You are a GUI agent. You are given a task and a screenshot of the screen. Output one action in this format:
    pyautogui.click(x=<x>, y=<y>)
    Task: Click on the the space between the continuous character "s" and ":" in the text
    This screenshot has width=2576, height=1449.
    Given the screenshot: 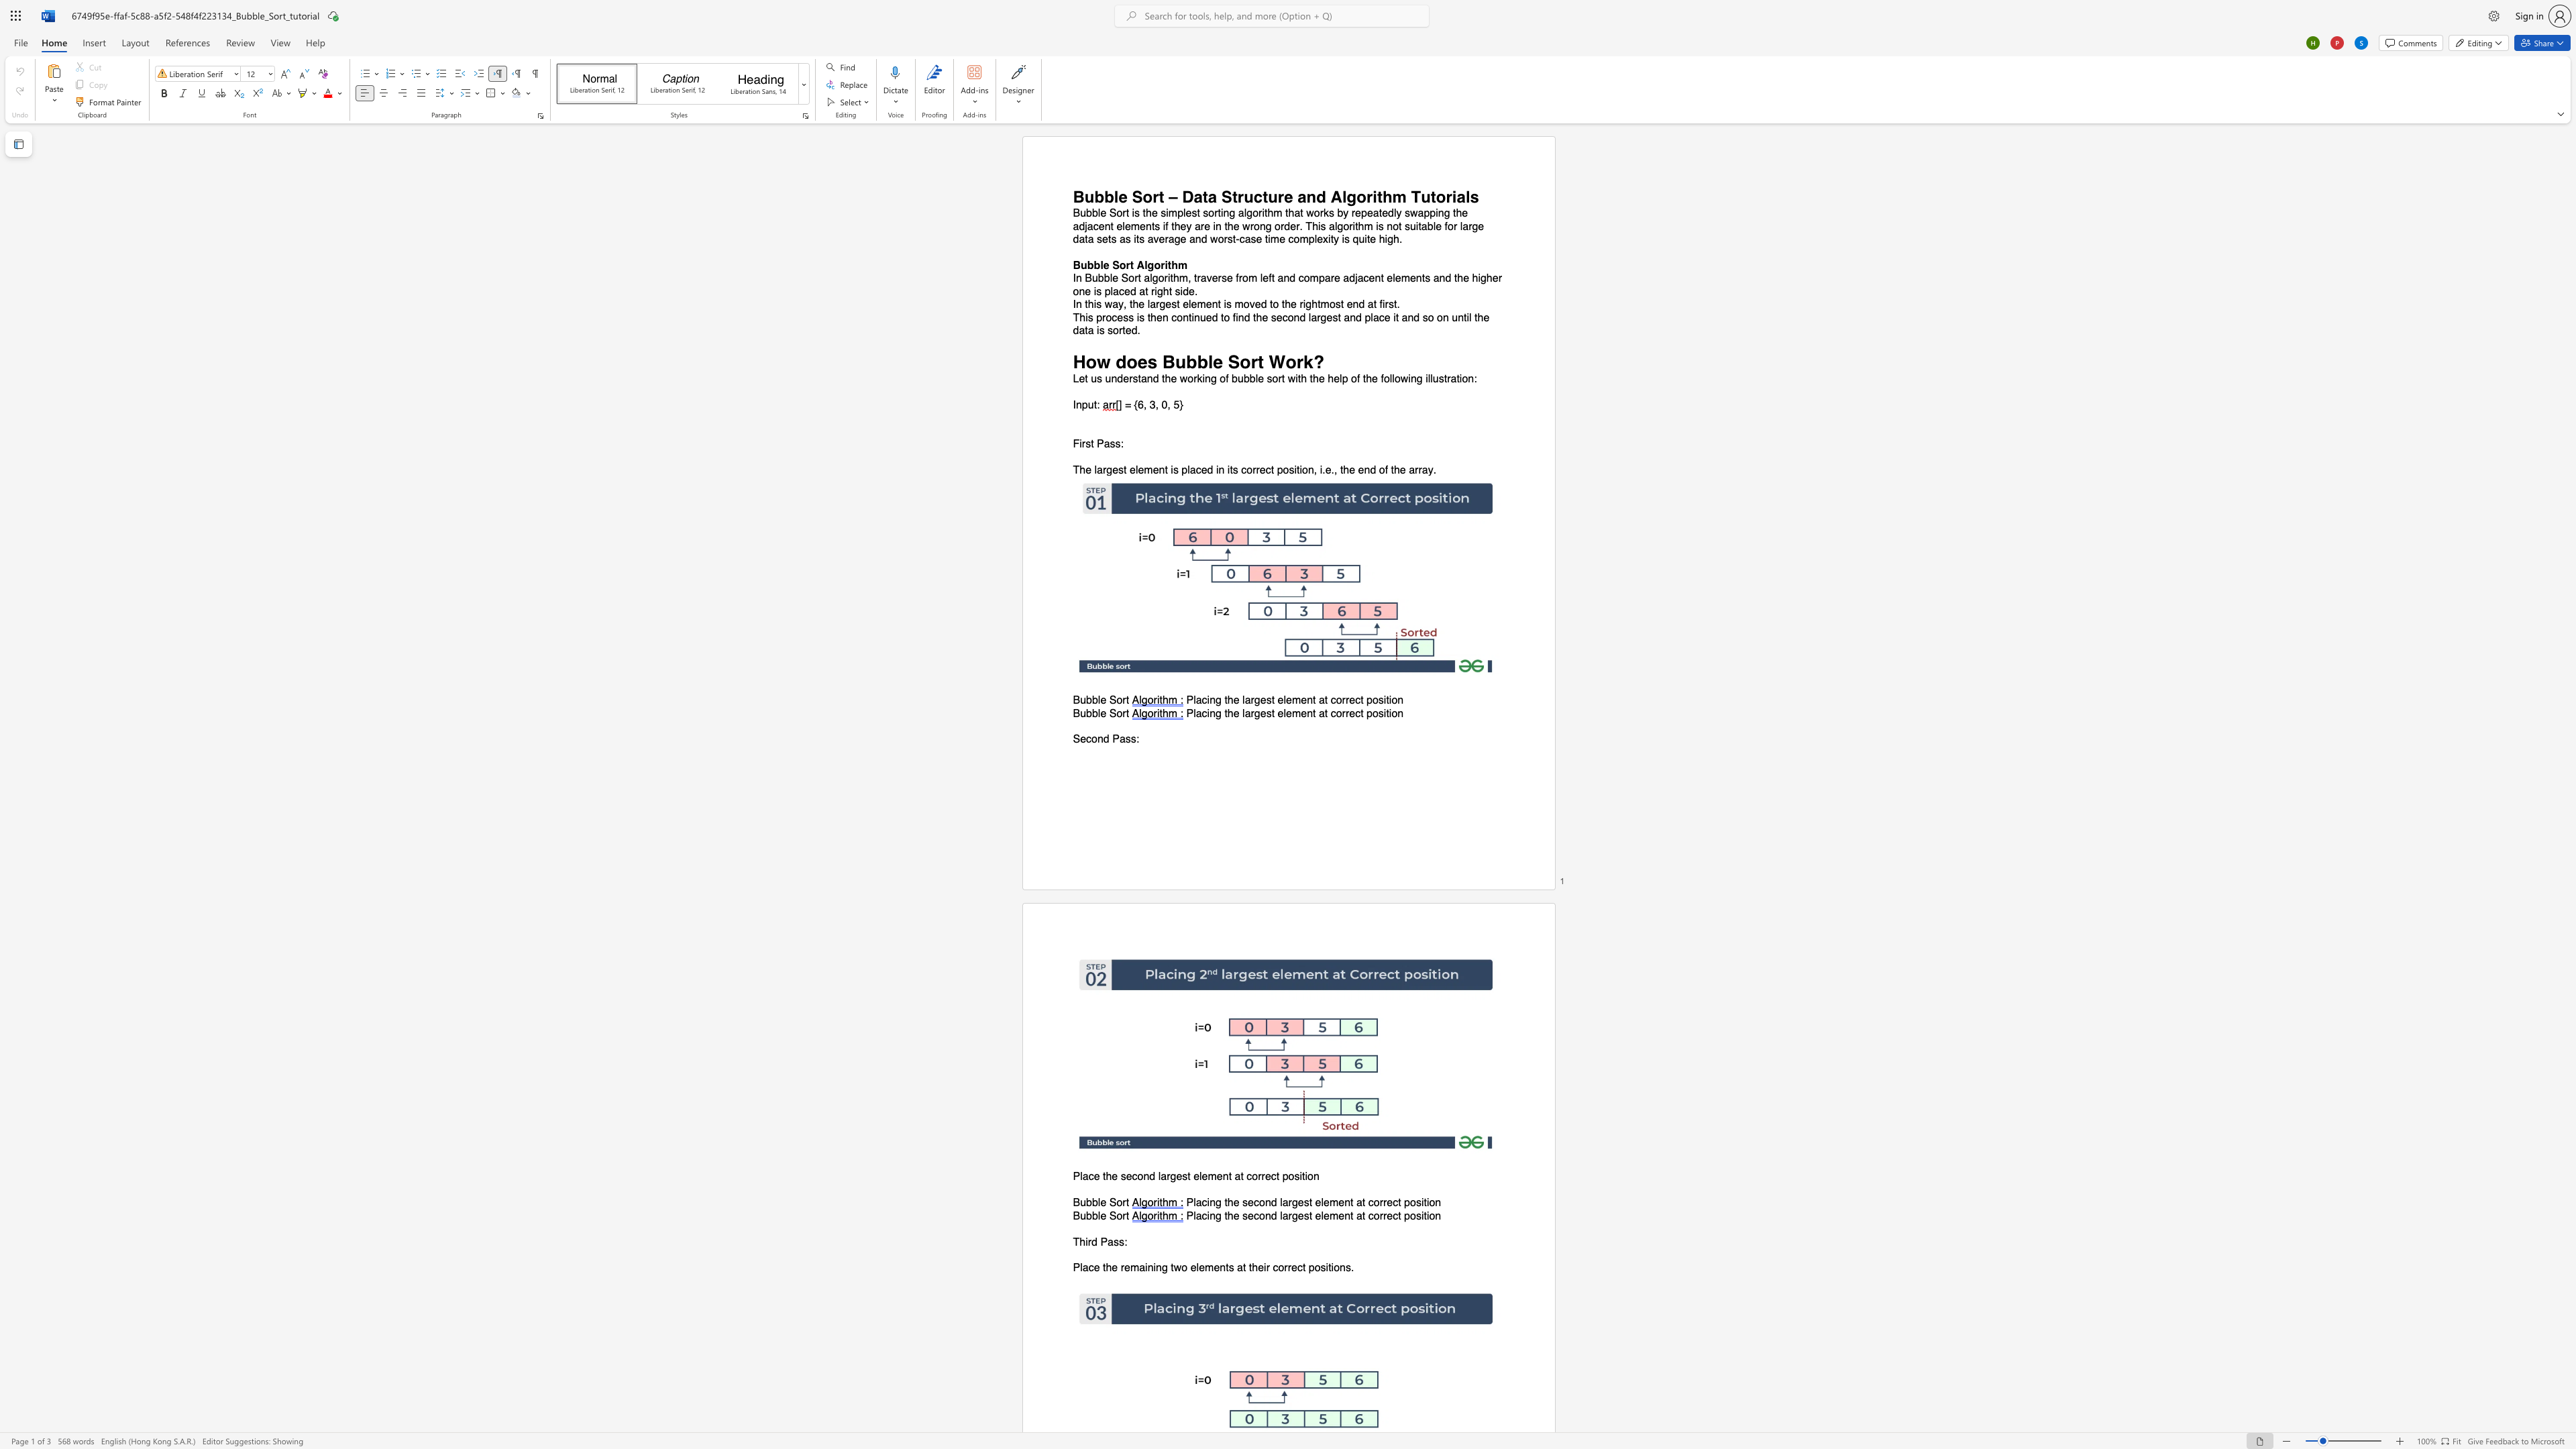 What is the action you would take?
    pyautogui.click(x=1123, y=1240)
    